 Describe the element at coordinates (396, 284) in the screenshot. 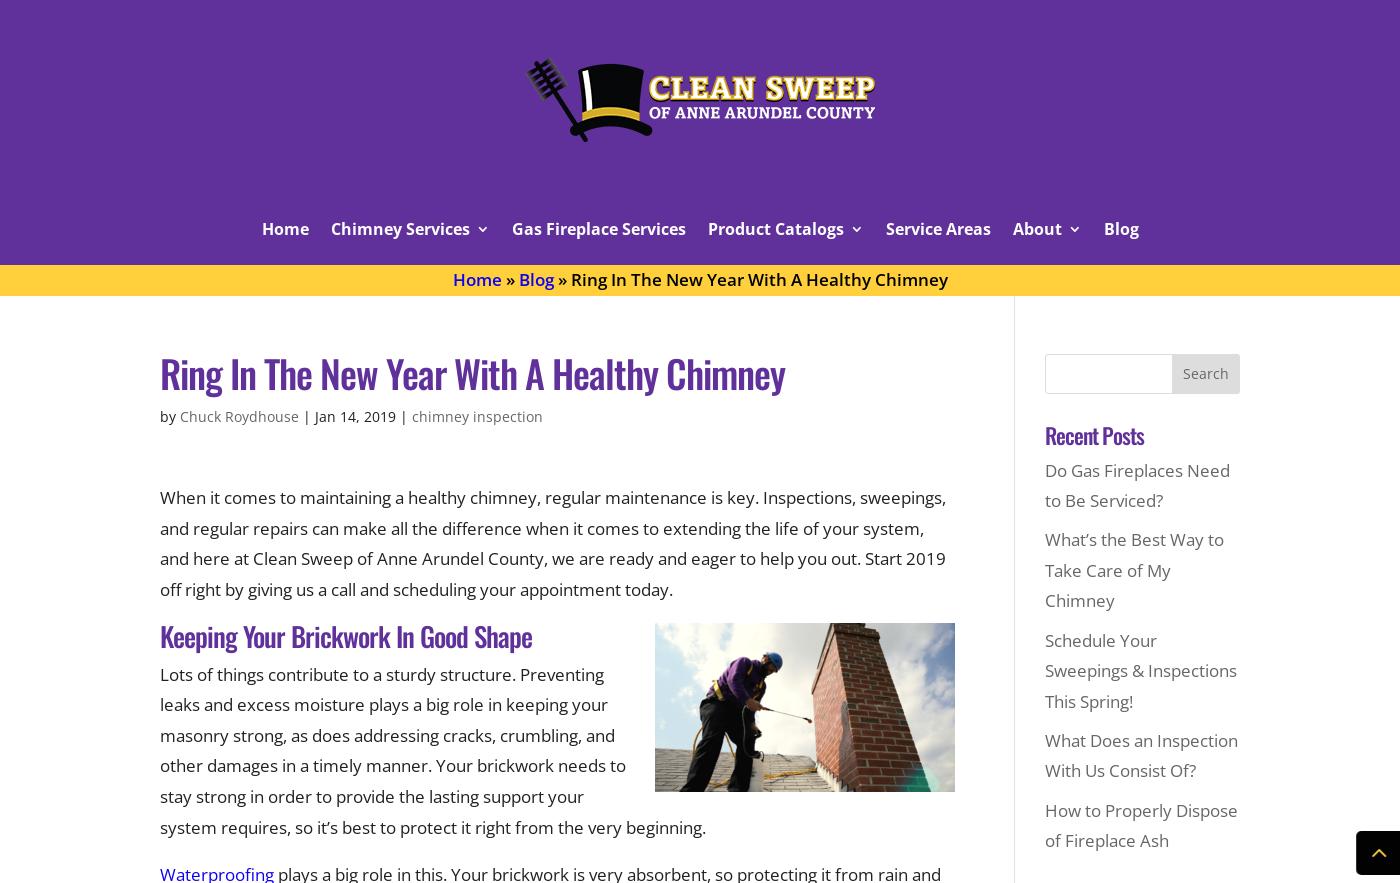

I see `'Chimney Inspections'` at that location.